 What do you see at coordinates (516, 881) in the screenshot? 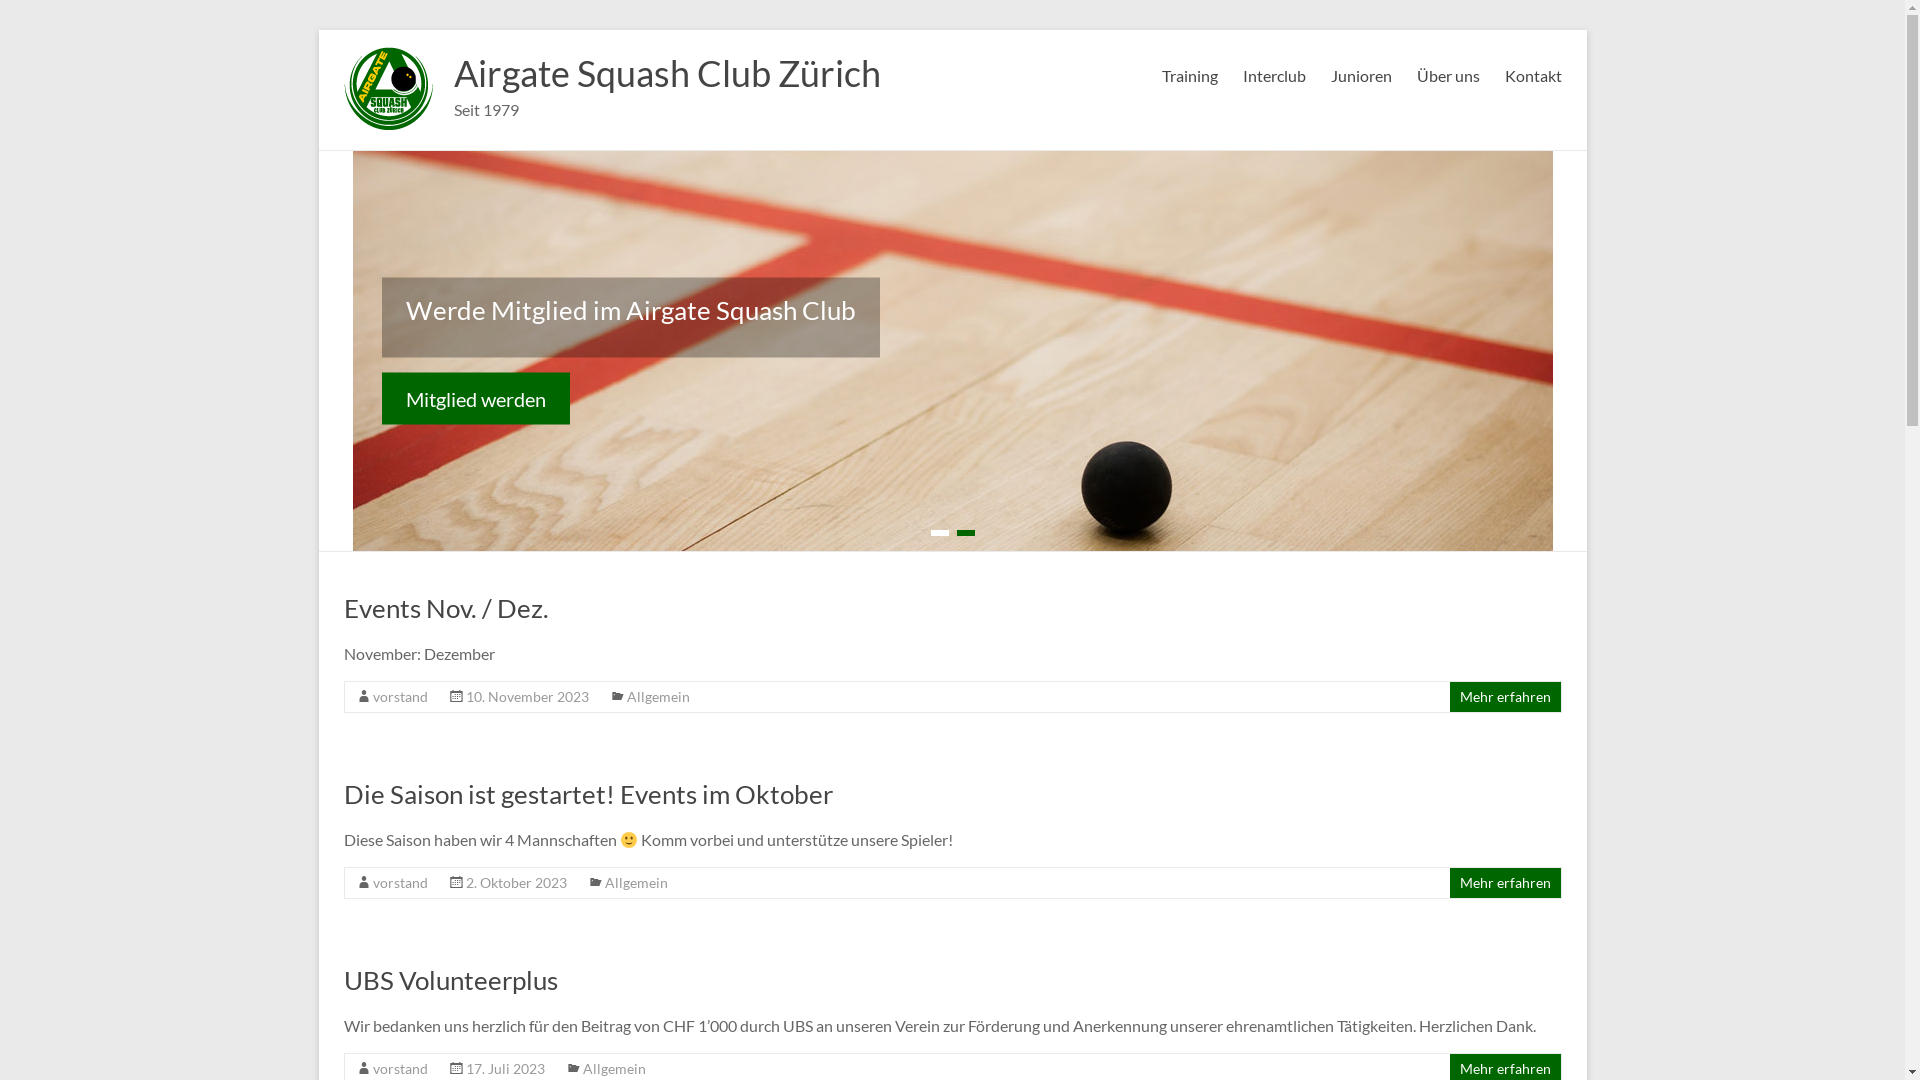
I see `'2. Oktober 2023'` at bounding box center [516, 881].